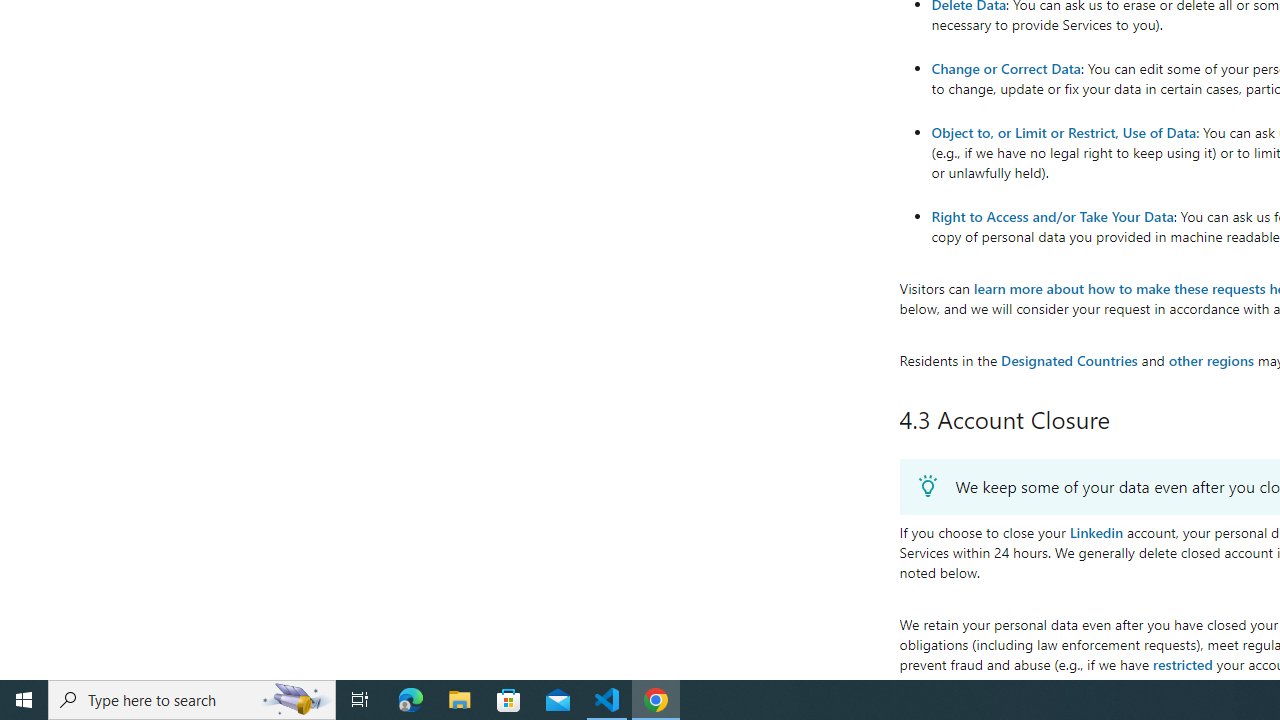 This screenshot has width=1280, height=720. Describe the element at coordinates (1182, 663) in the screenshot. I see `'restricted'` at that location.